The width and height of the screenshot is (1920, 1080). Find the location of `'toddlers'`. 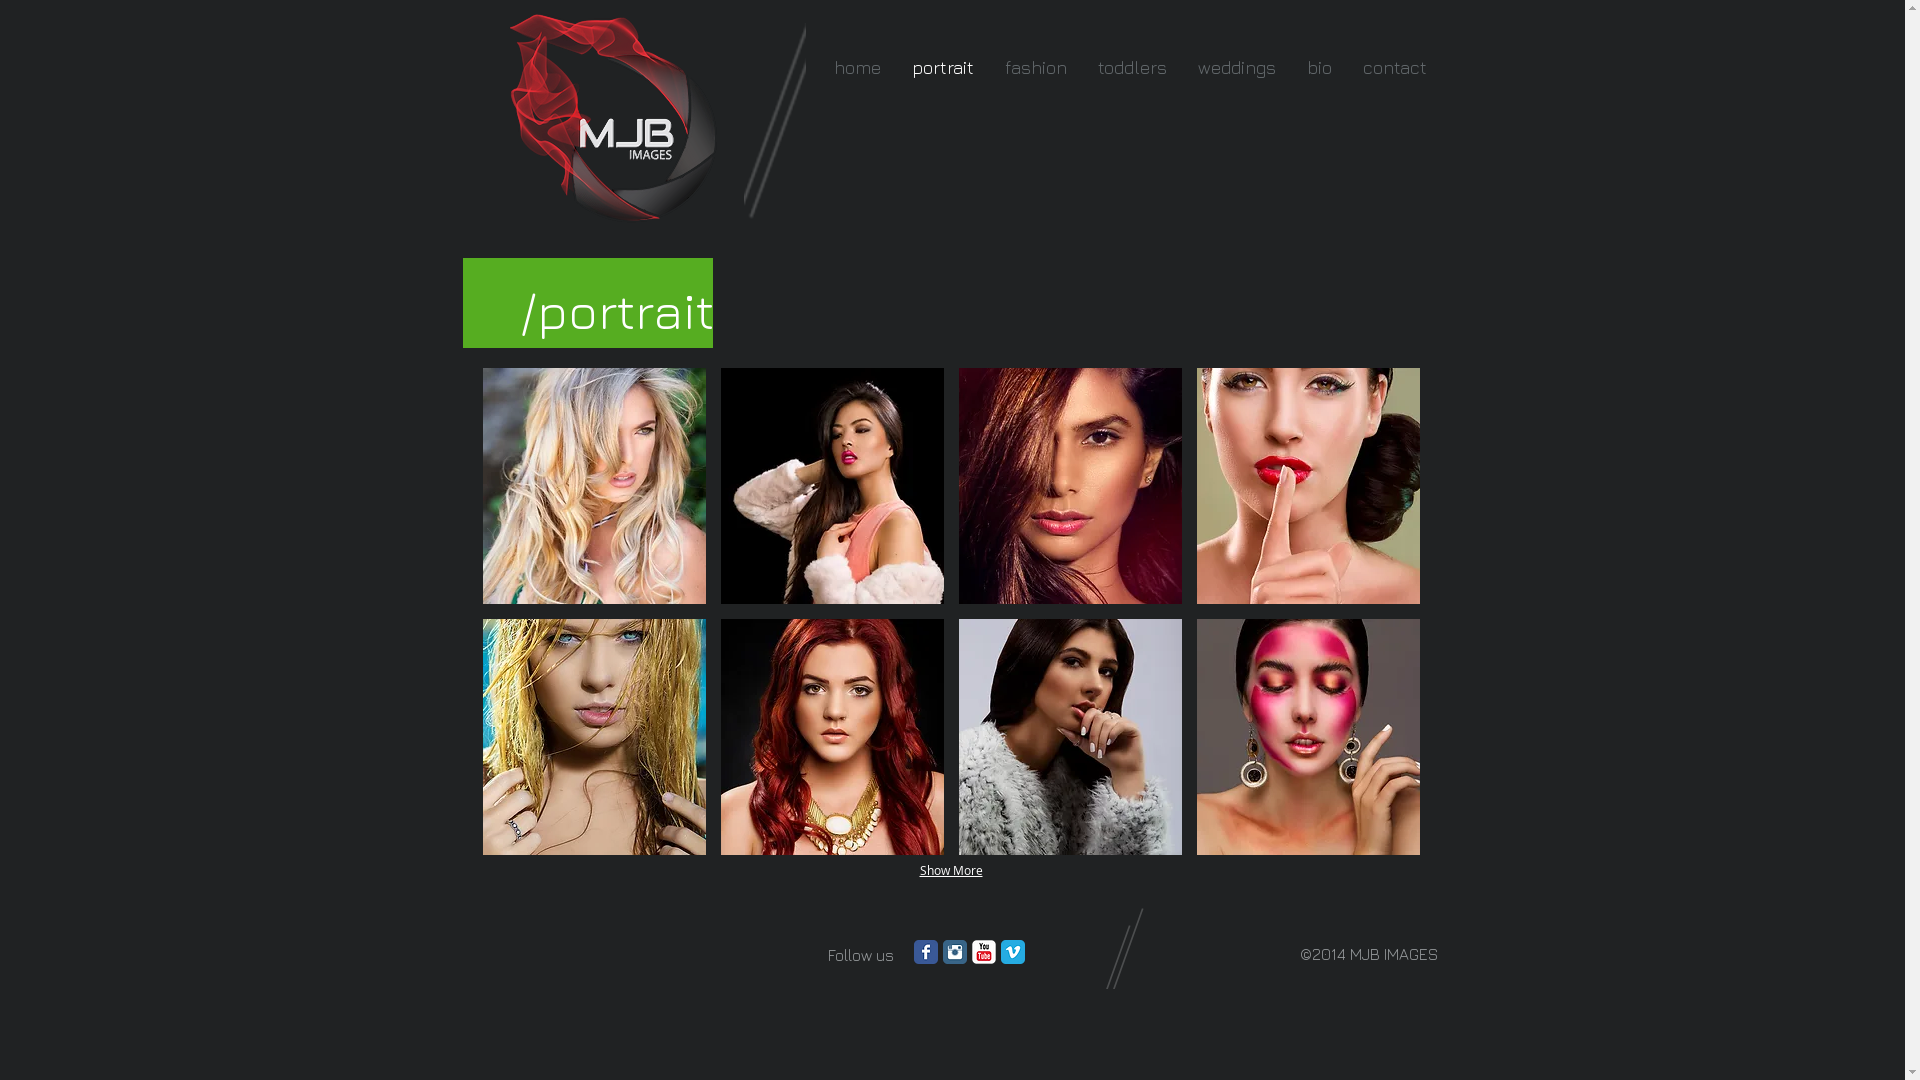

'toddlers' is located at coordinates (1132, 66).